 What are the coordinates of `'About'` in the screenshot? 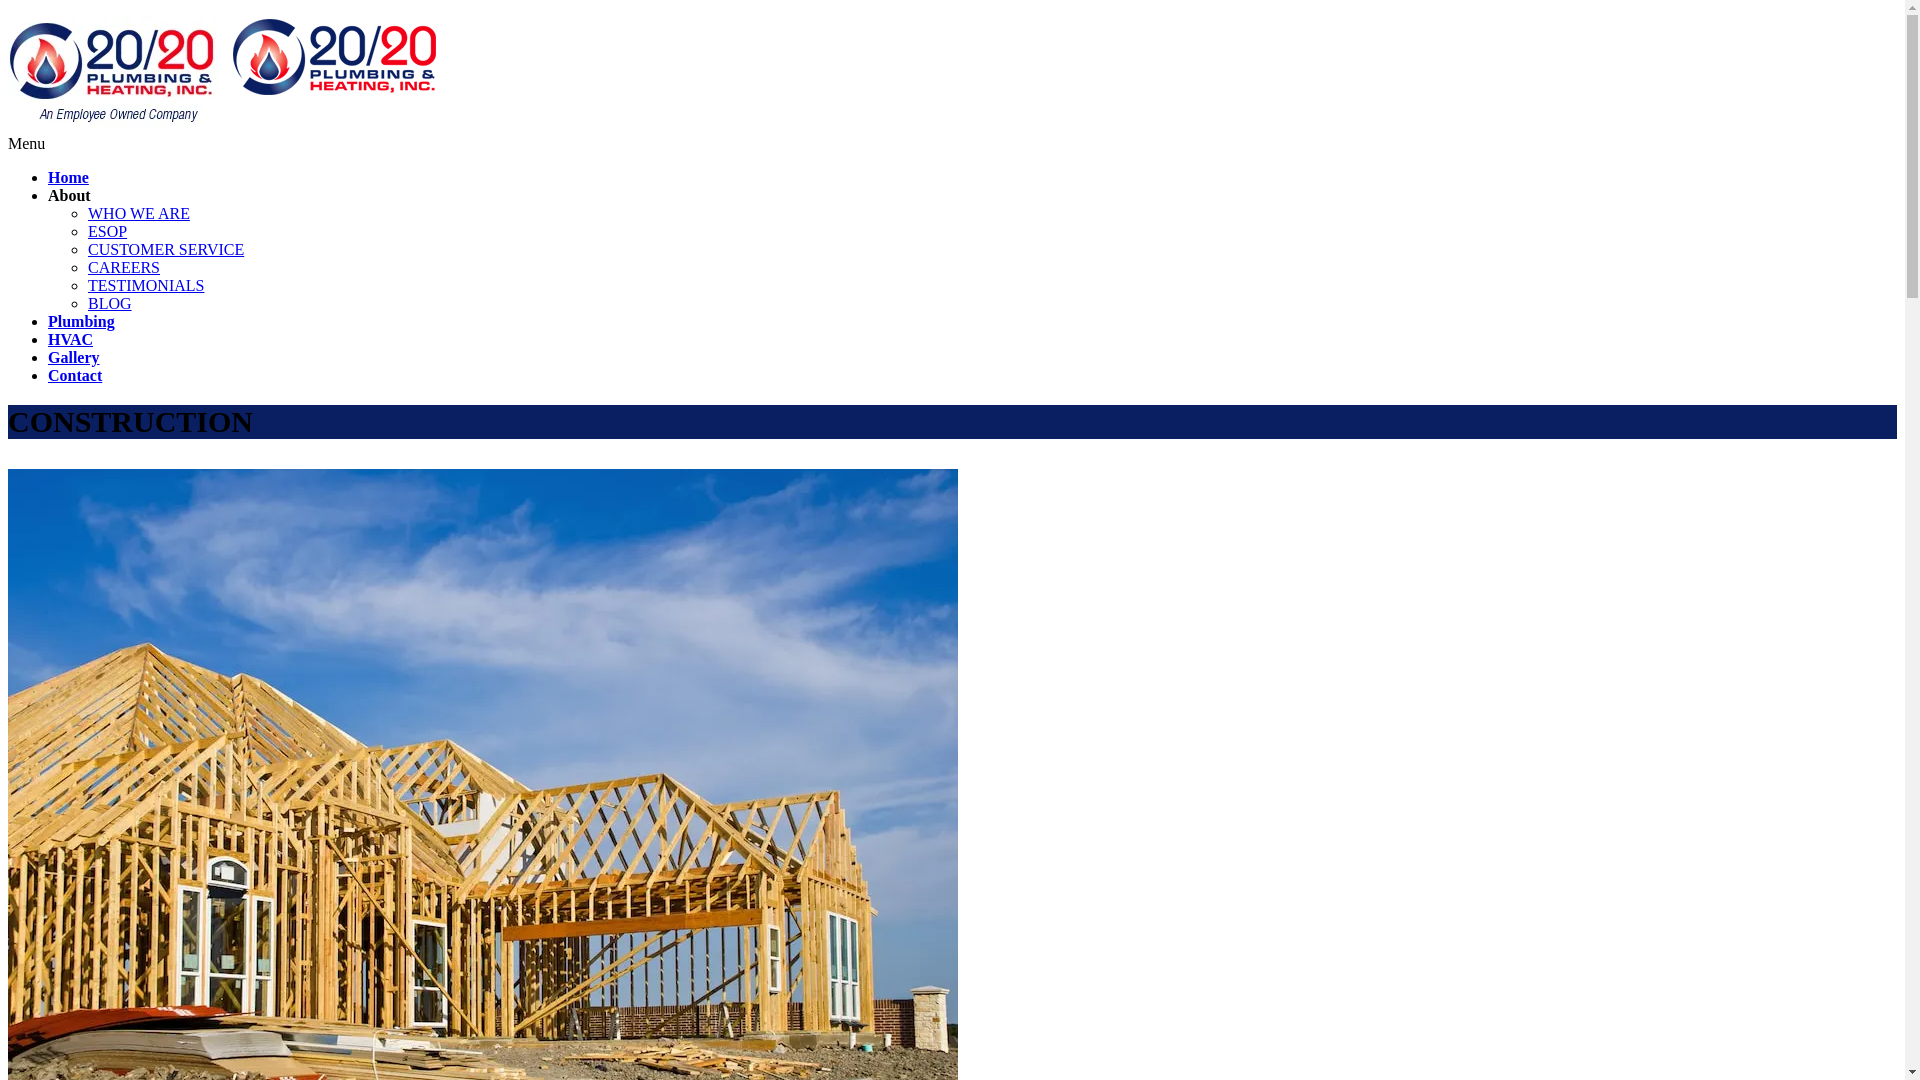 It's located at (69, 195).